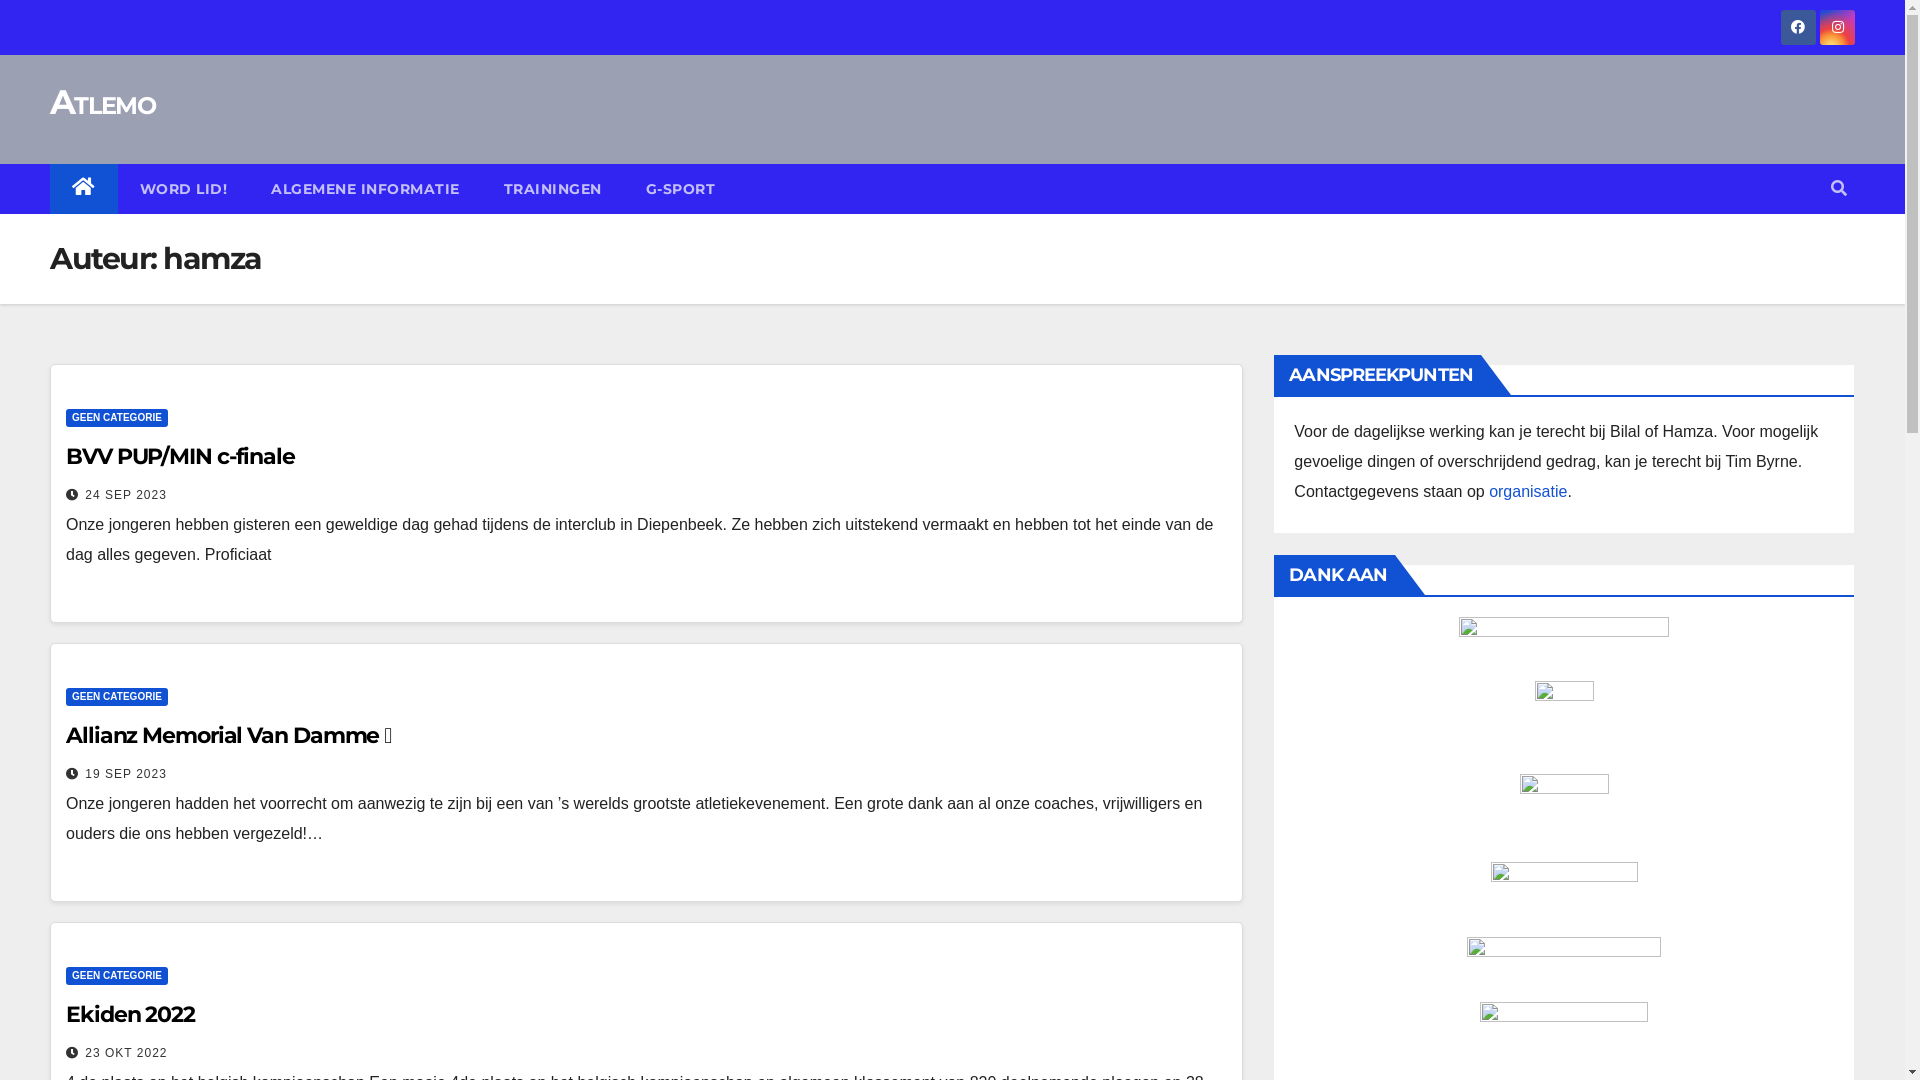 Image resolution: width=1920 pixels, height=1080 pixels. I want to click on 'GEEN CATEGORIE', so click(115, 416).